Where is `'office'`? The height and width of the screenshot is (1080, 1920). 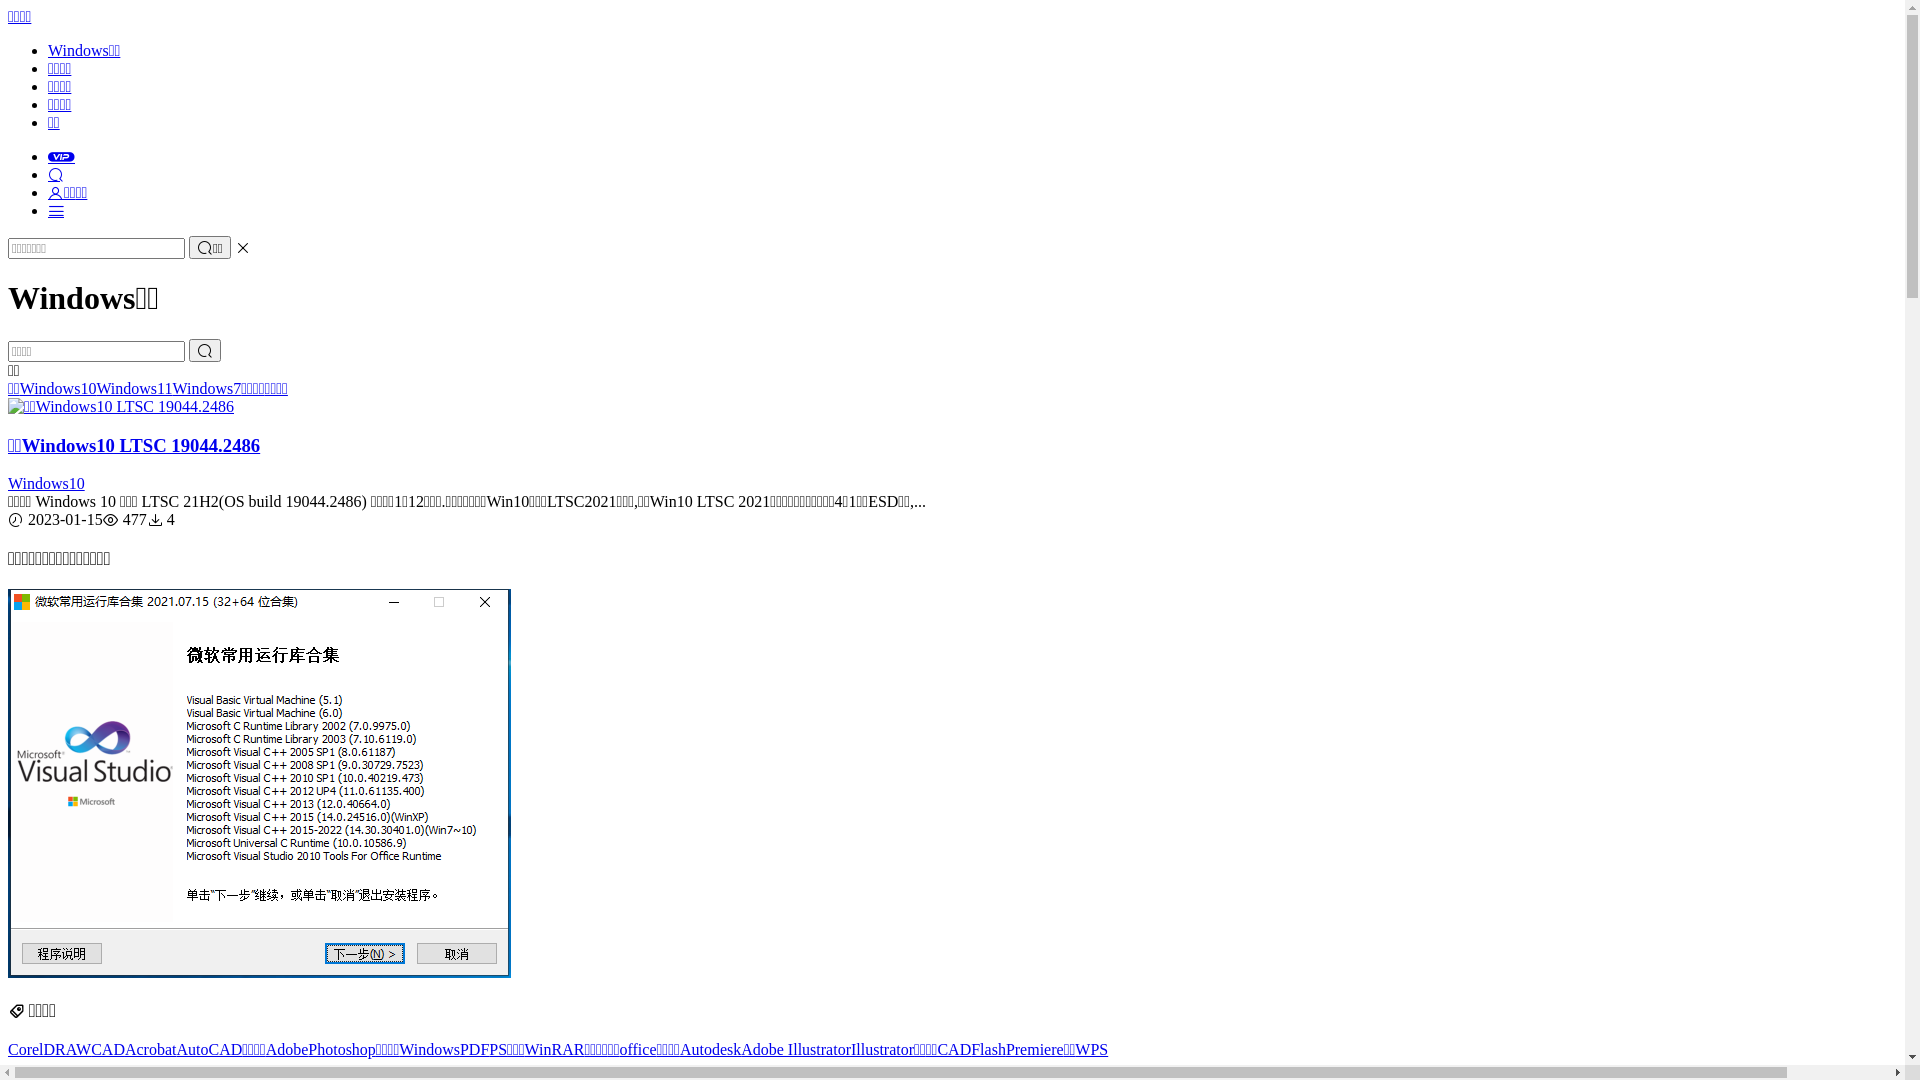 'office' is located at coordinates (636, 1048).